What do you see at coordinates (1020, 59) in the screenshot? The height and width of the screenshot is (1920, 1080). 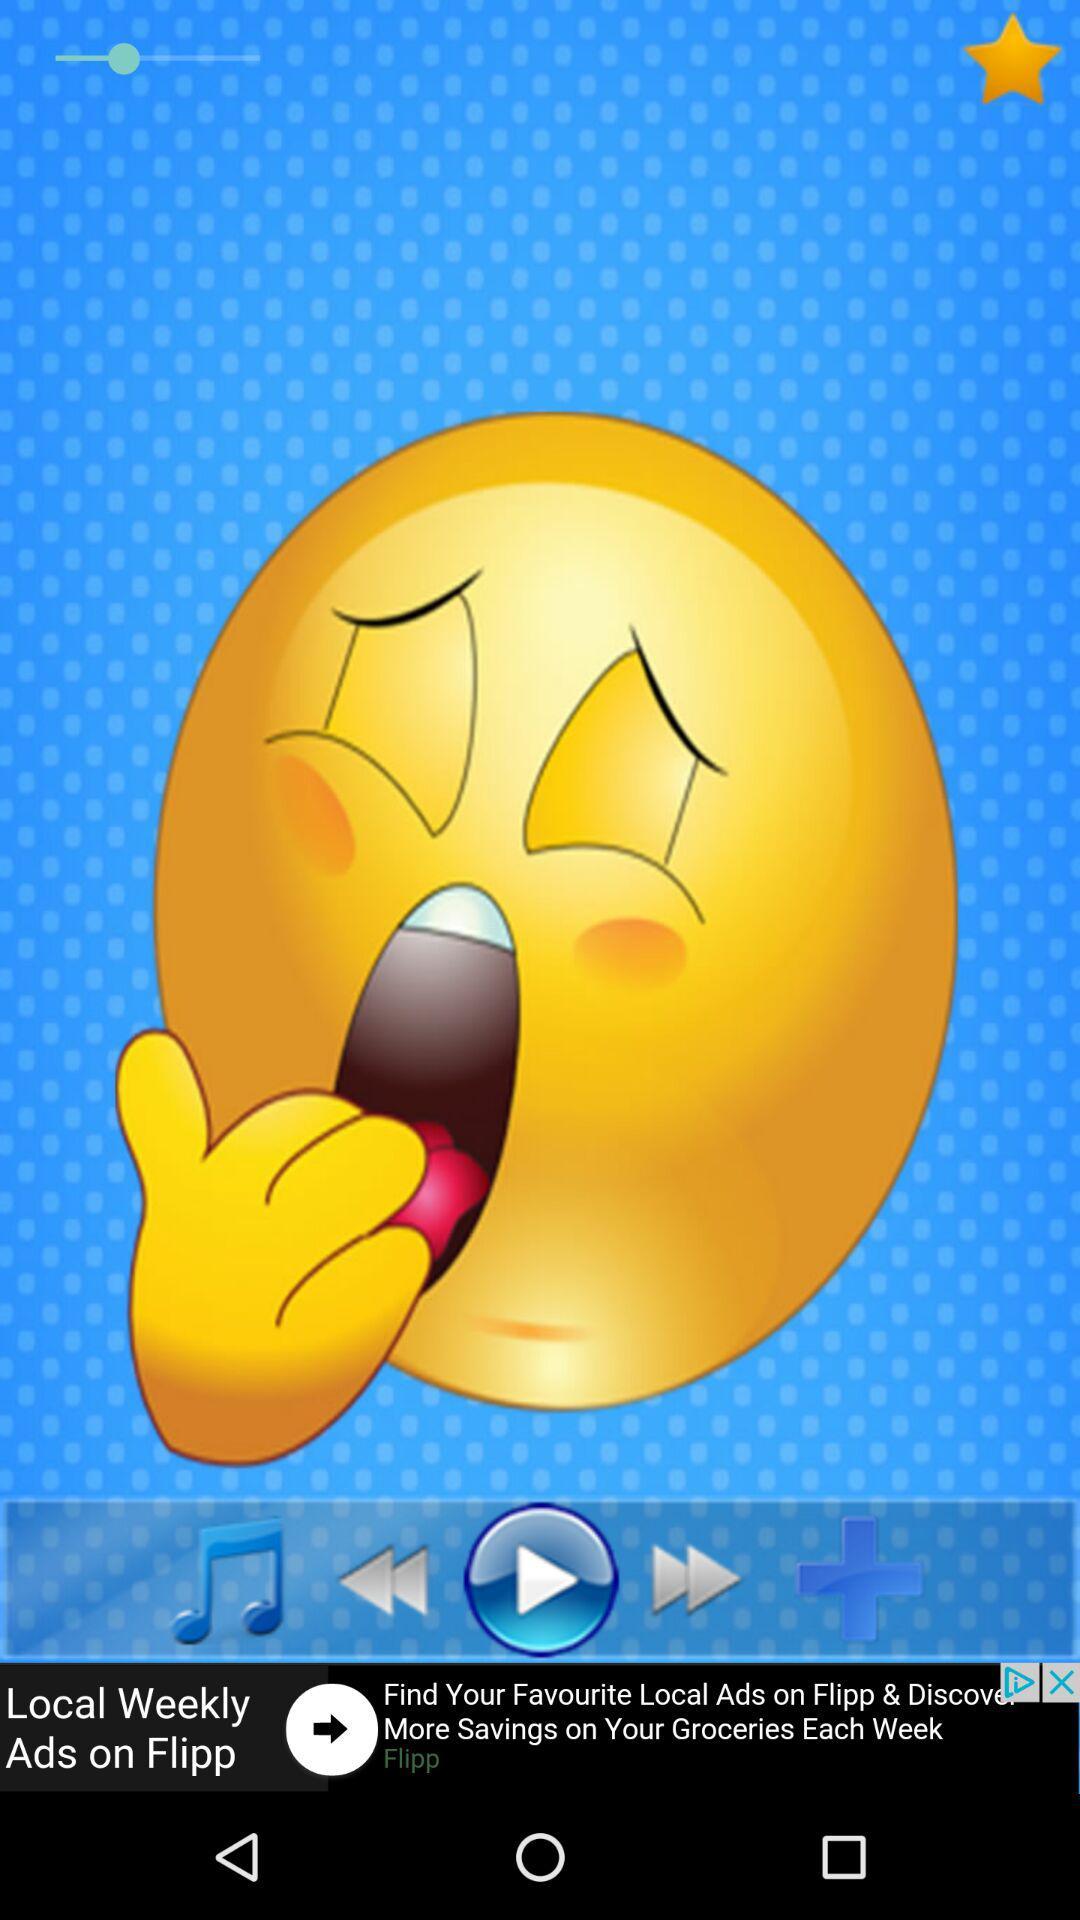 I see `fovread` at bounding box center [1020, 59].